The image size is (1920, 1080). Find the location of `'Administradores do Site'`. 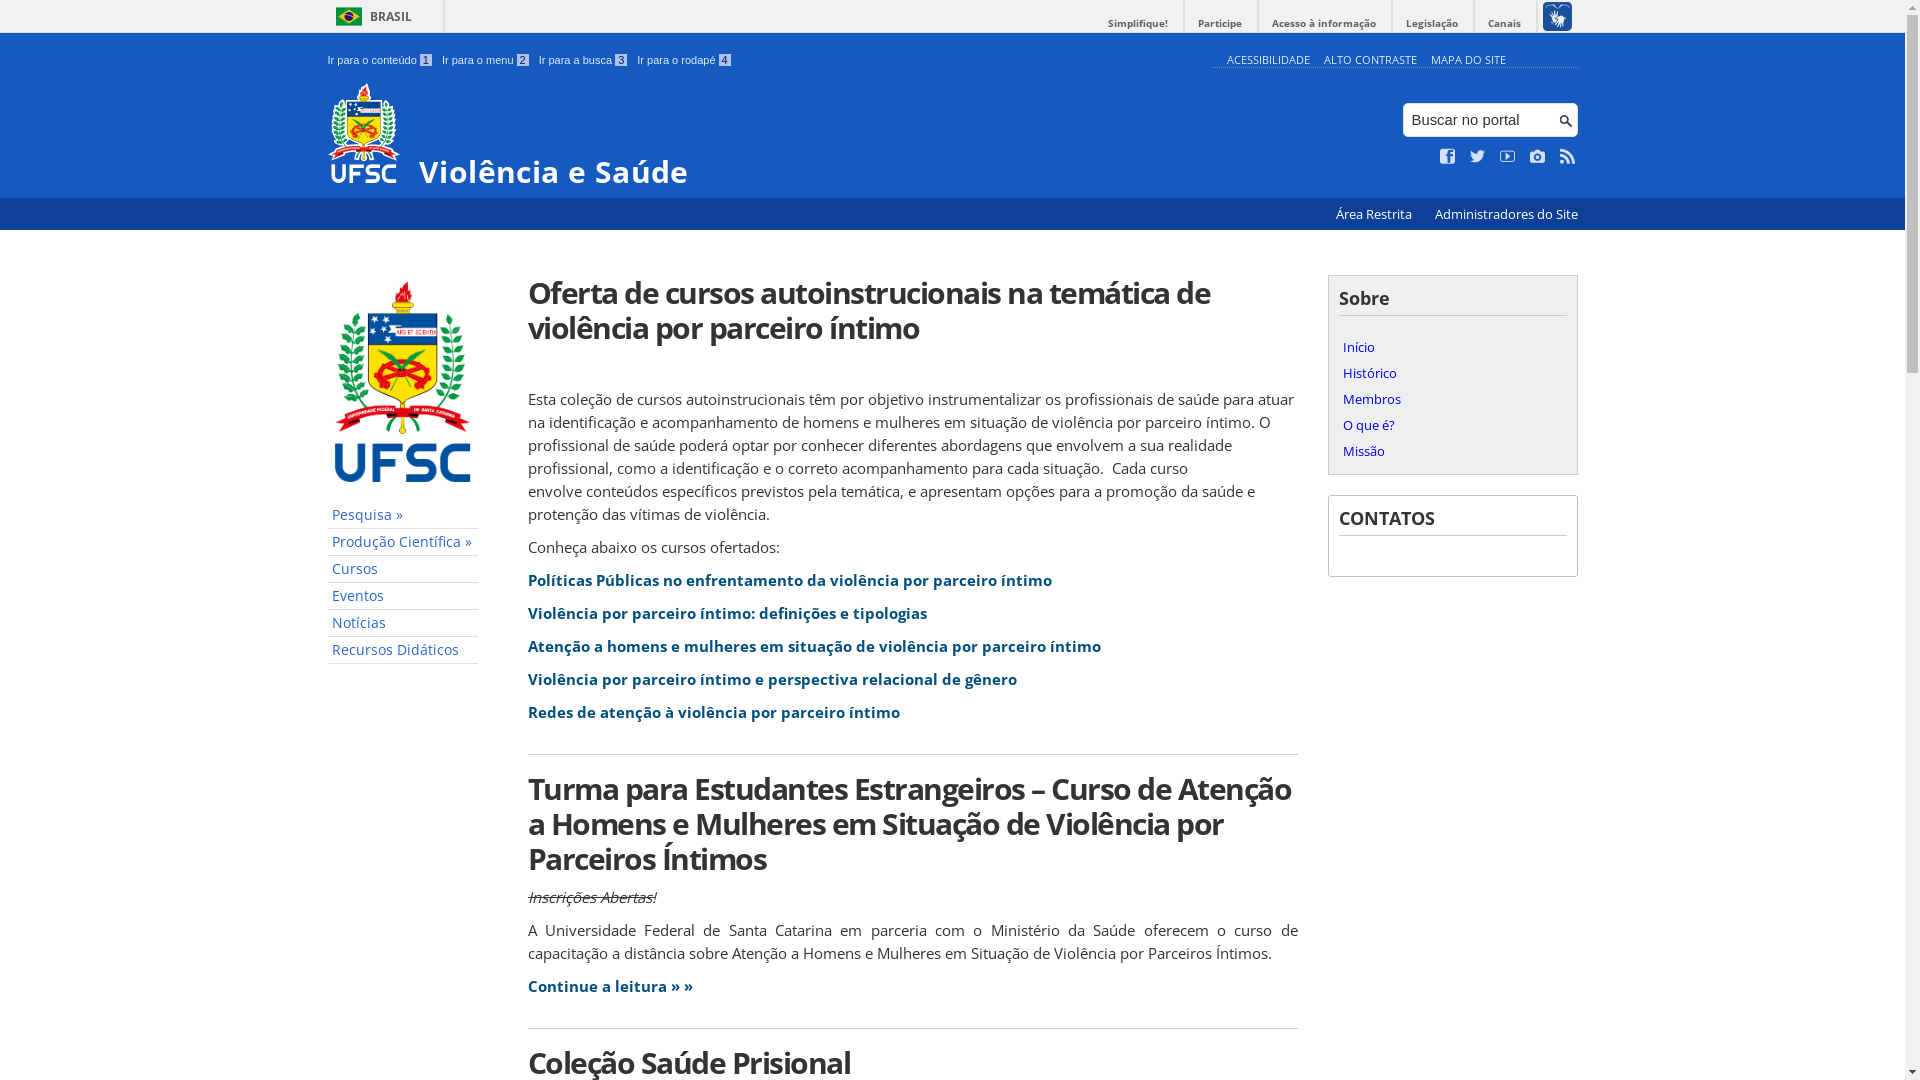

'Administradores do Site' is located at coordinates (1505, 214).